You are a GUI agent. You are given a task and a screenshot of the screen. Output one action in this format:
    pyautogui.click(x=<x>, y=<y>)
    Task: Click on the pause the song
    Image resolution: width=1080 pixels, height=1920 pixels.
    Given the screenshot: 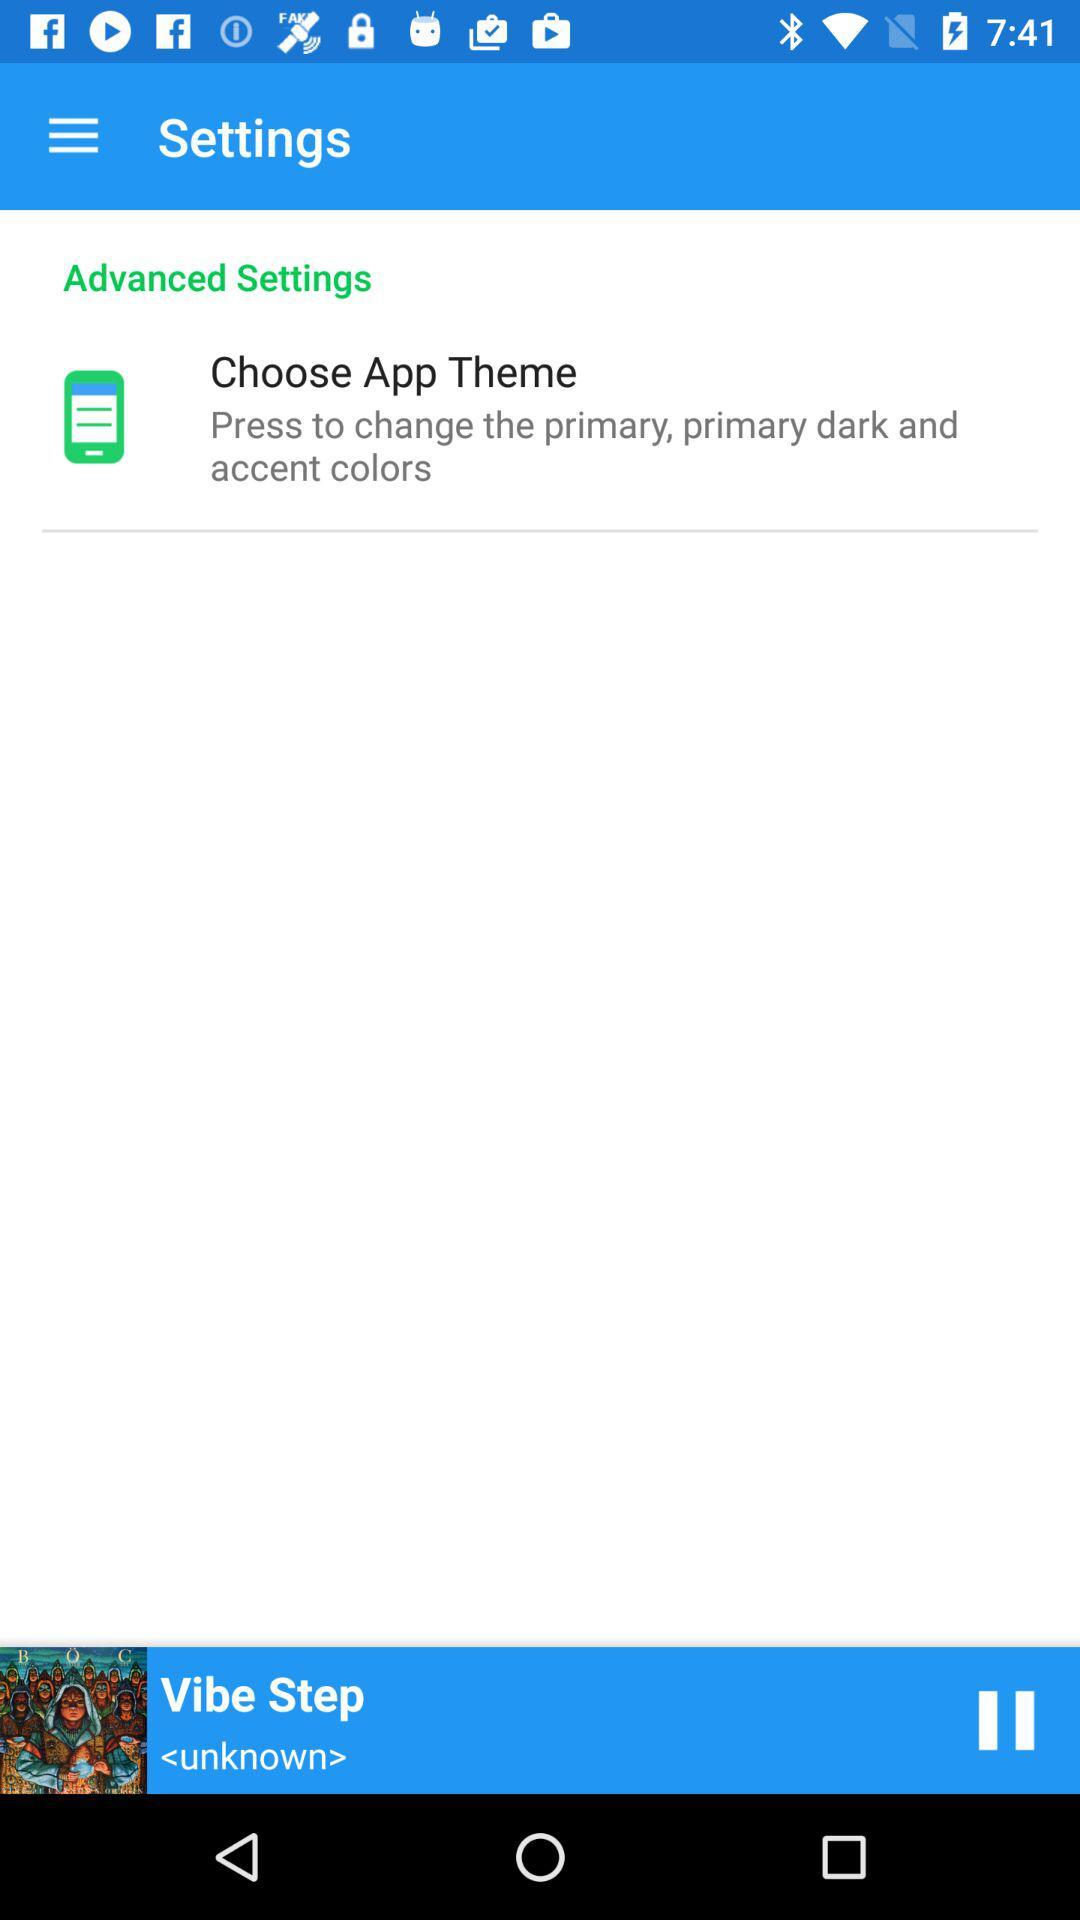 What is the action you would take?
    pyautogui.click(x=1006, y=1719)
    